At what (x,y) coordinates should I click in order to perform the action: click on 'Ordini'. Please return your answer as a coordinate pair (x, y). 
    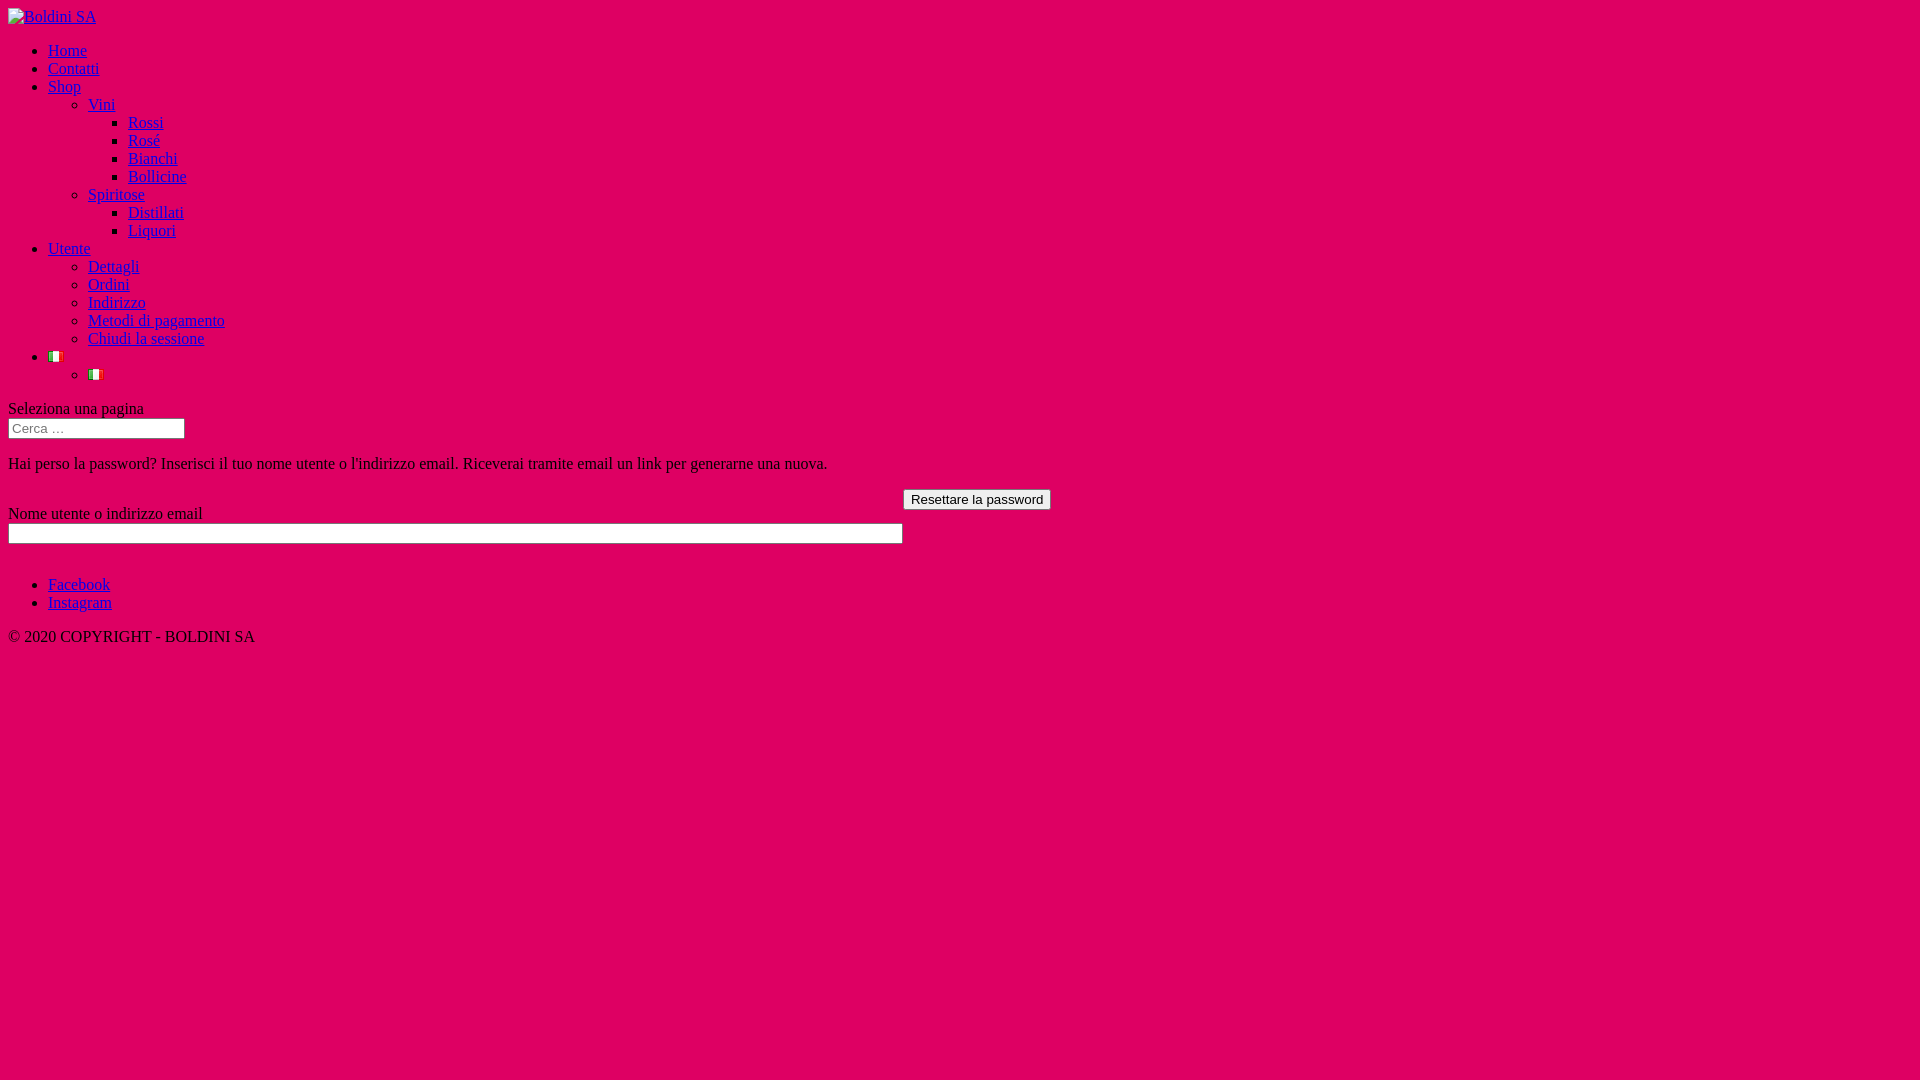
    Looking at the image, I should click on (108, 284).